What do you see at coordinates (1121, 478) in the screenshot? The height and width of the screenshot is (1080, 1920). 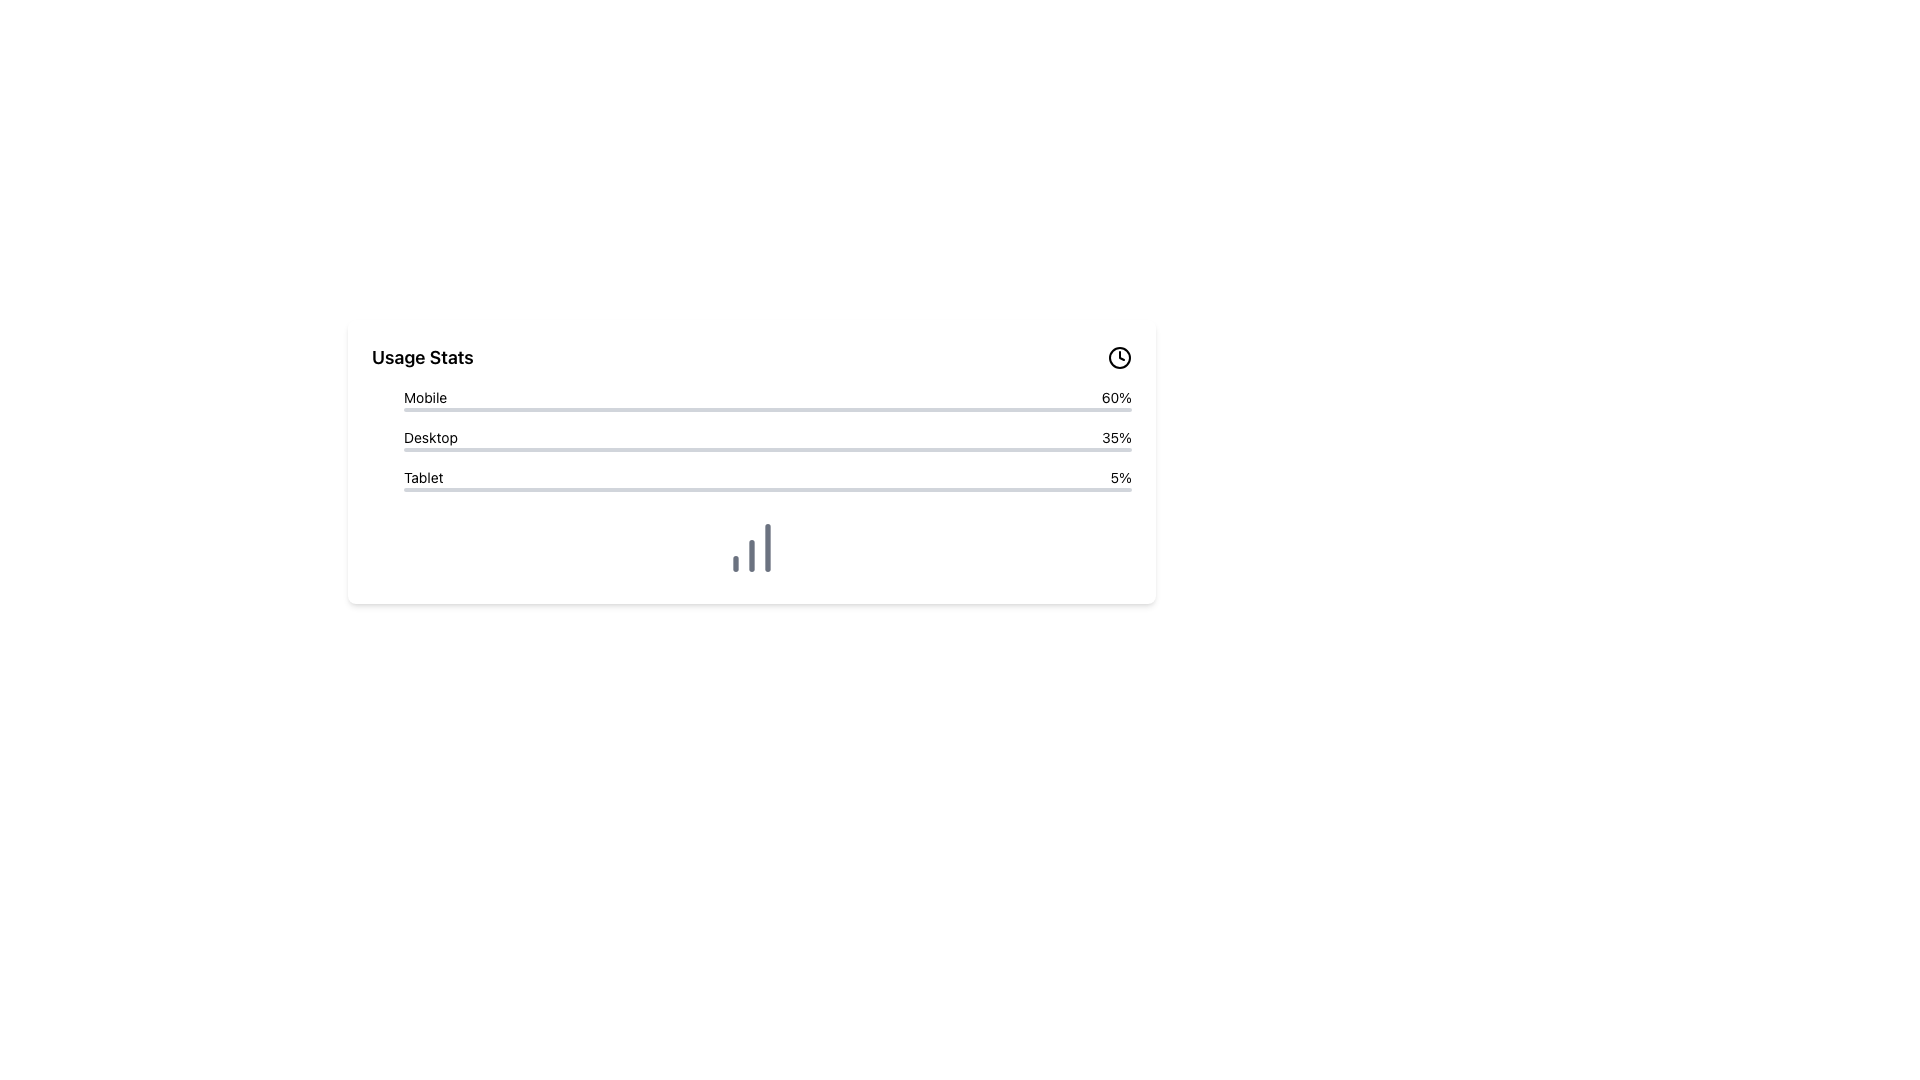 I see `the static text label displaying the percentage (5%) for the 'Tablet' category in the usage statistics` at bounding box center [1121, 478].